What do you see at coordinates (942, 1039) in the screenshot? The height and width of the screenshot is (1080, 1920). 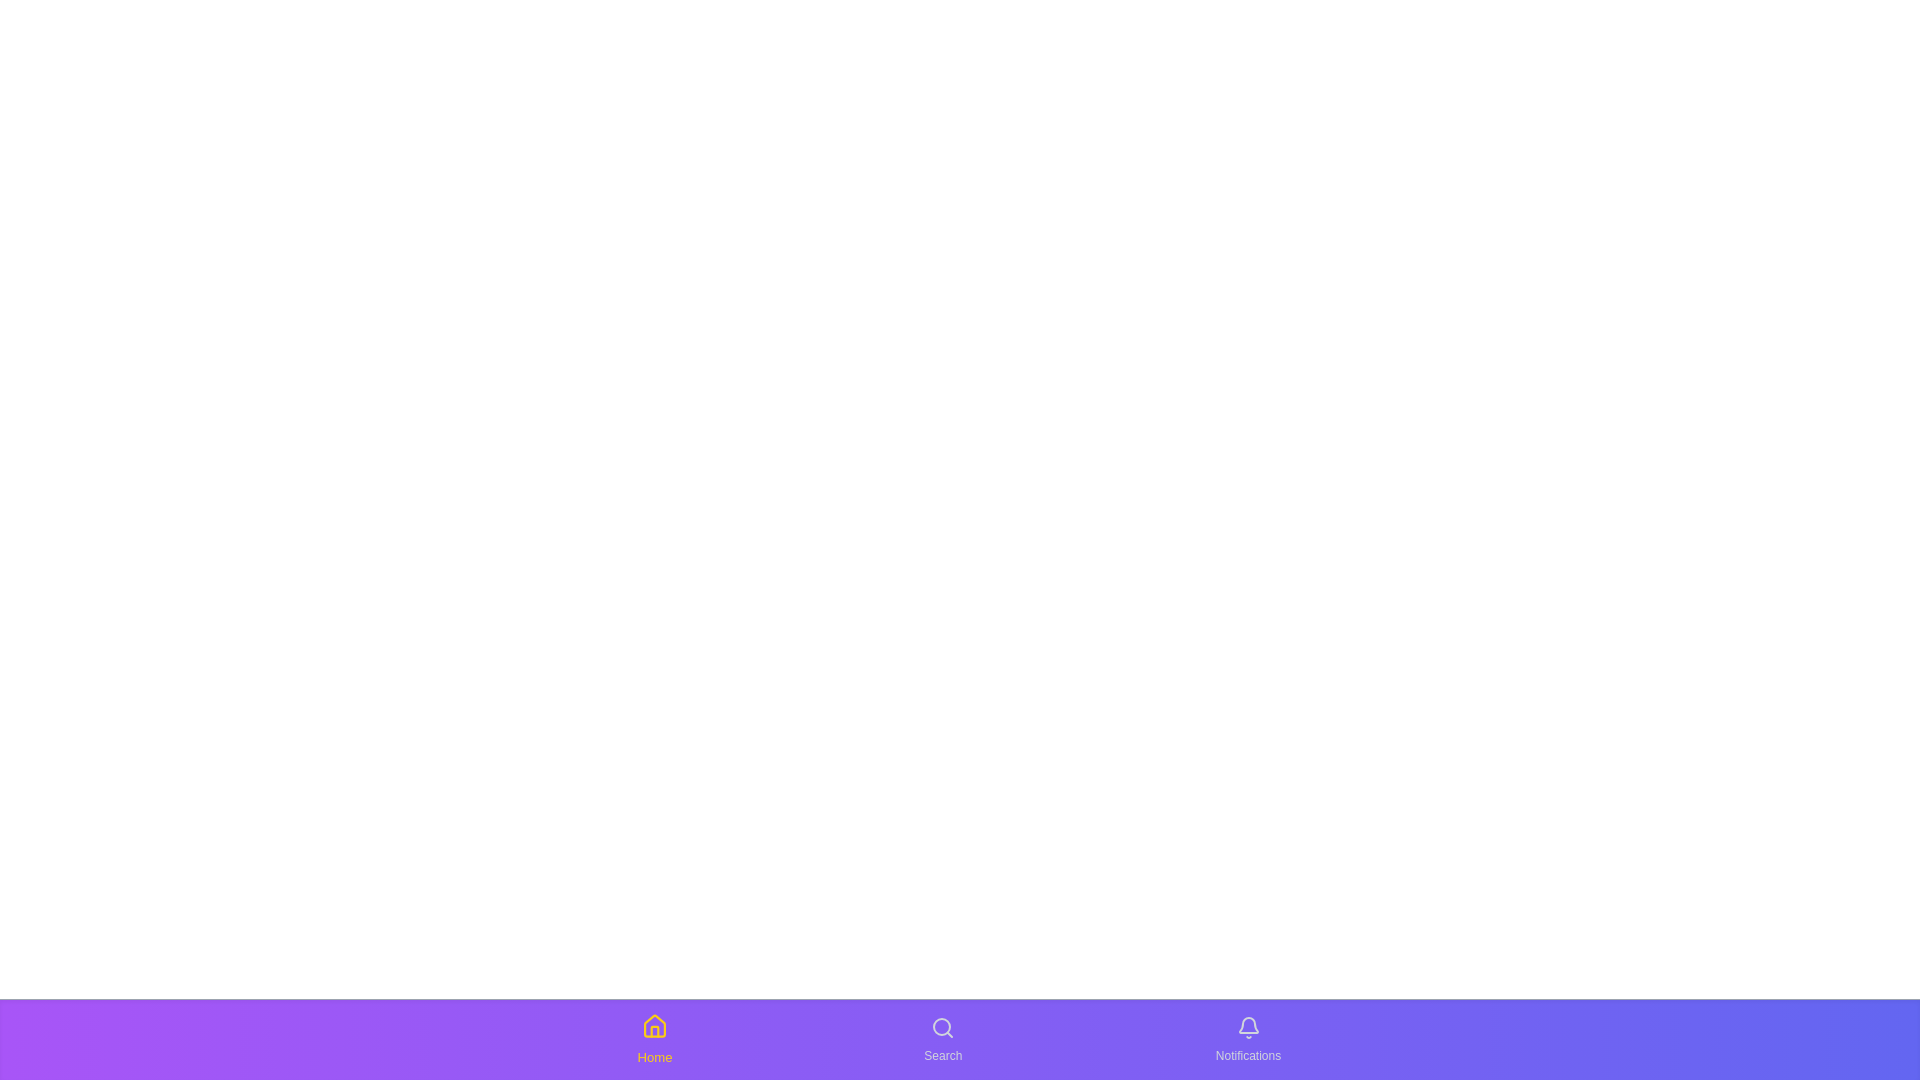 I see `the Search icon` at bounding box center [942, 1039].